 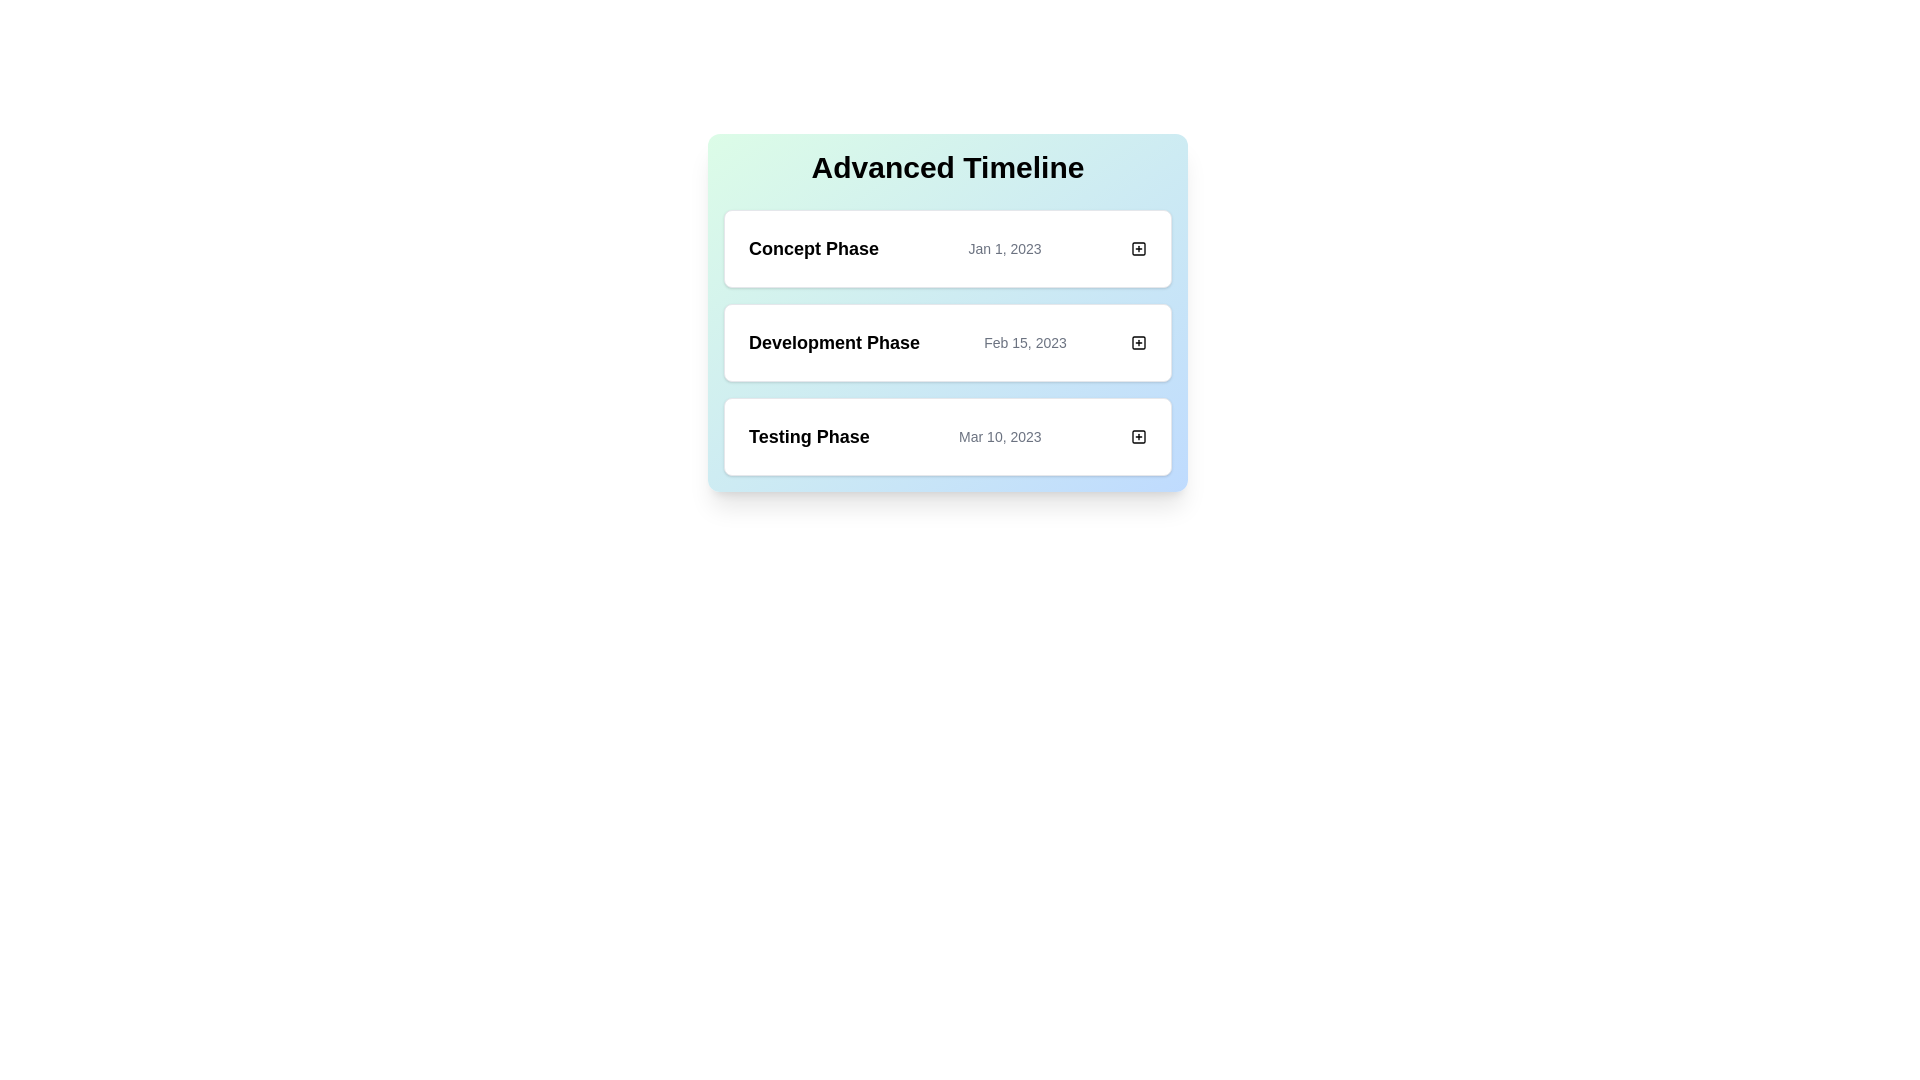 I want to click on the icon button resembling a plus symbol, located in the far-right section of the 'Testing Phase' row, so click(x=1138, y=435).